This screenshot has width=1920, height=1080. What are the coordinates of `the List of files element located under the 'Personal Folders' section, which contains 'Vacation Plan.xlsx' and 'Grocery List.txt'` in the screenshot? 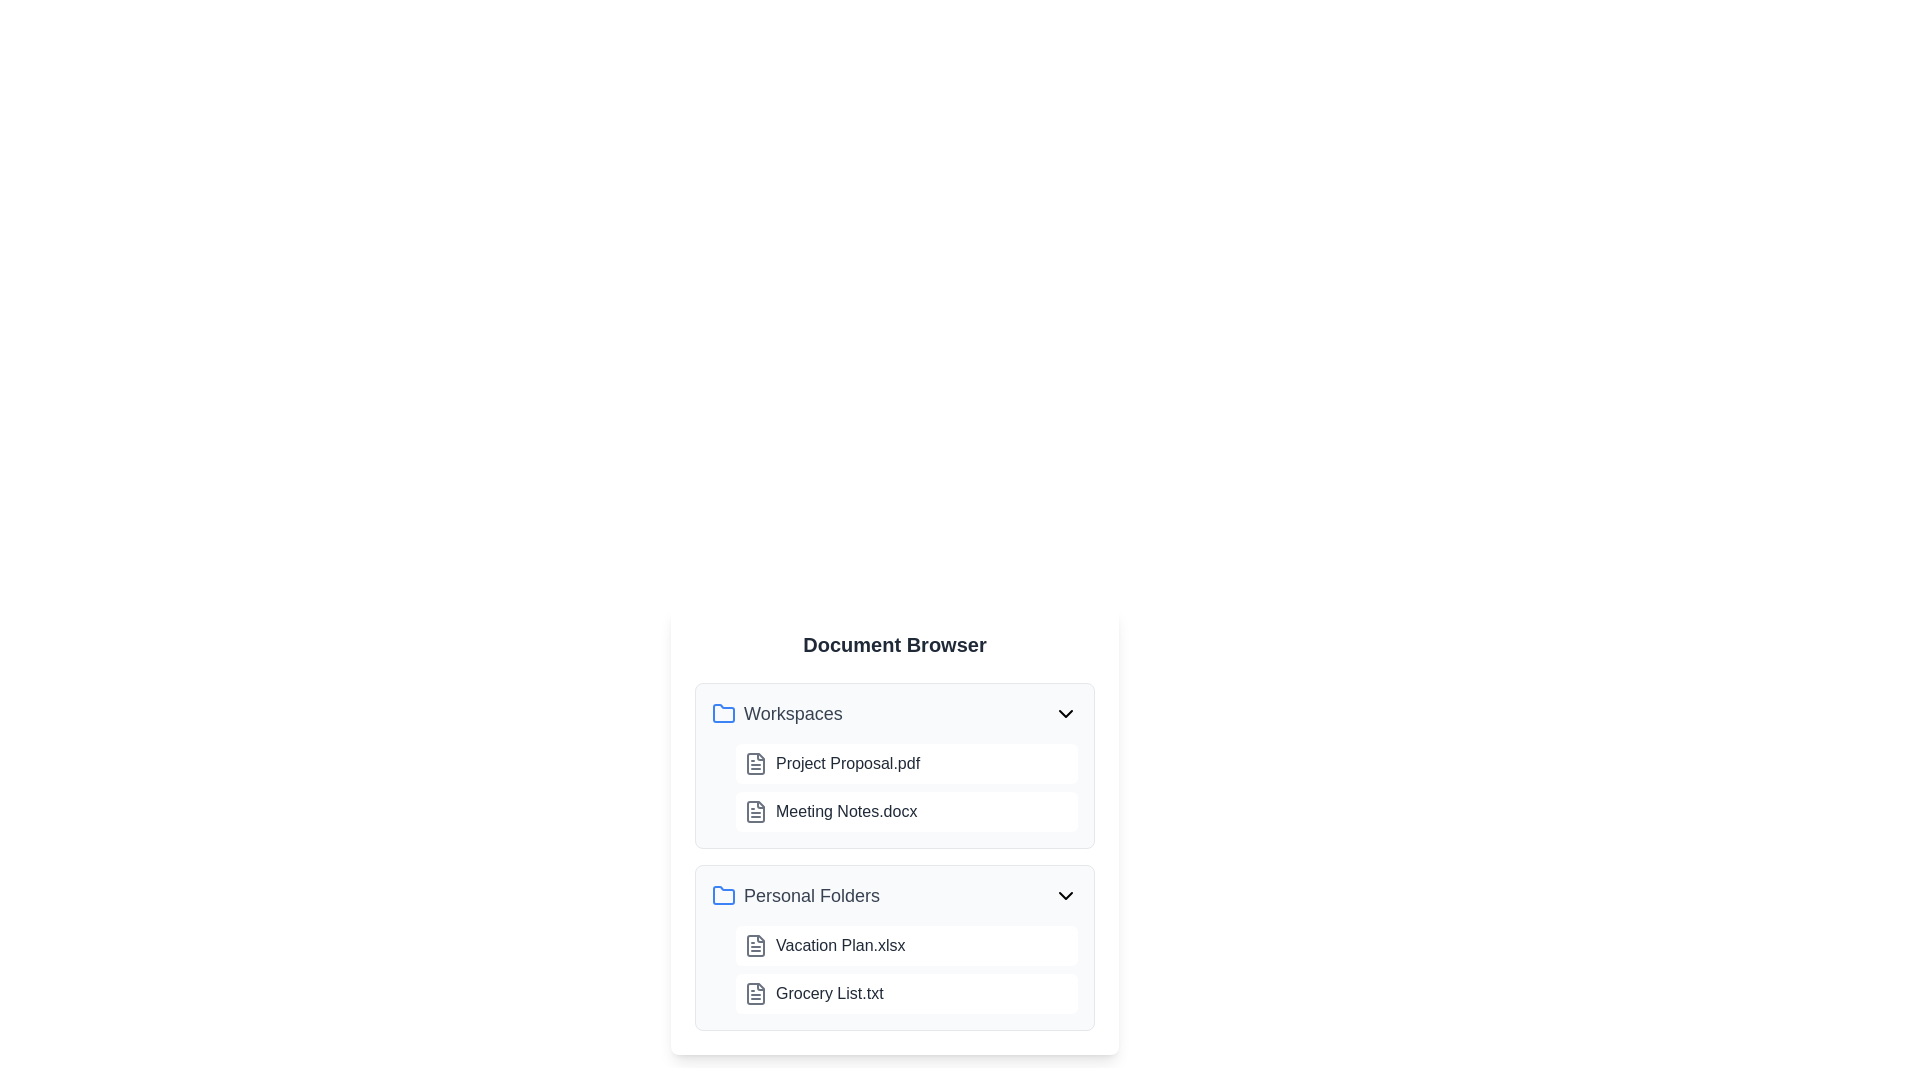 It's located at (893, 968).